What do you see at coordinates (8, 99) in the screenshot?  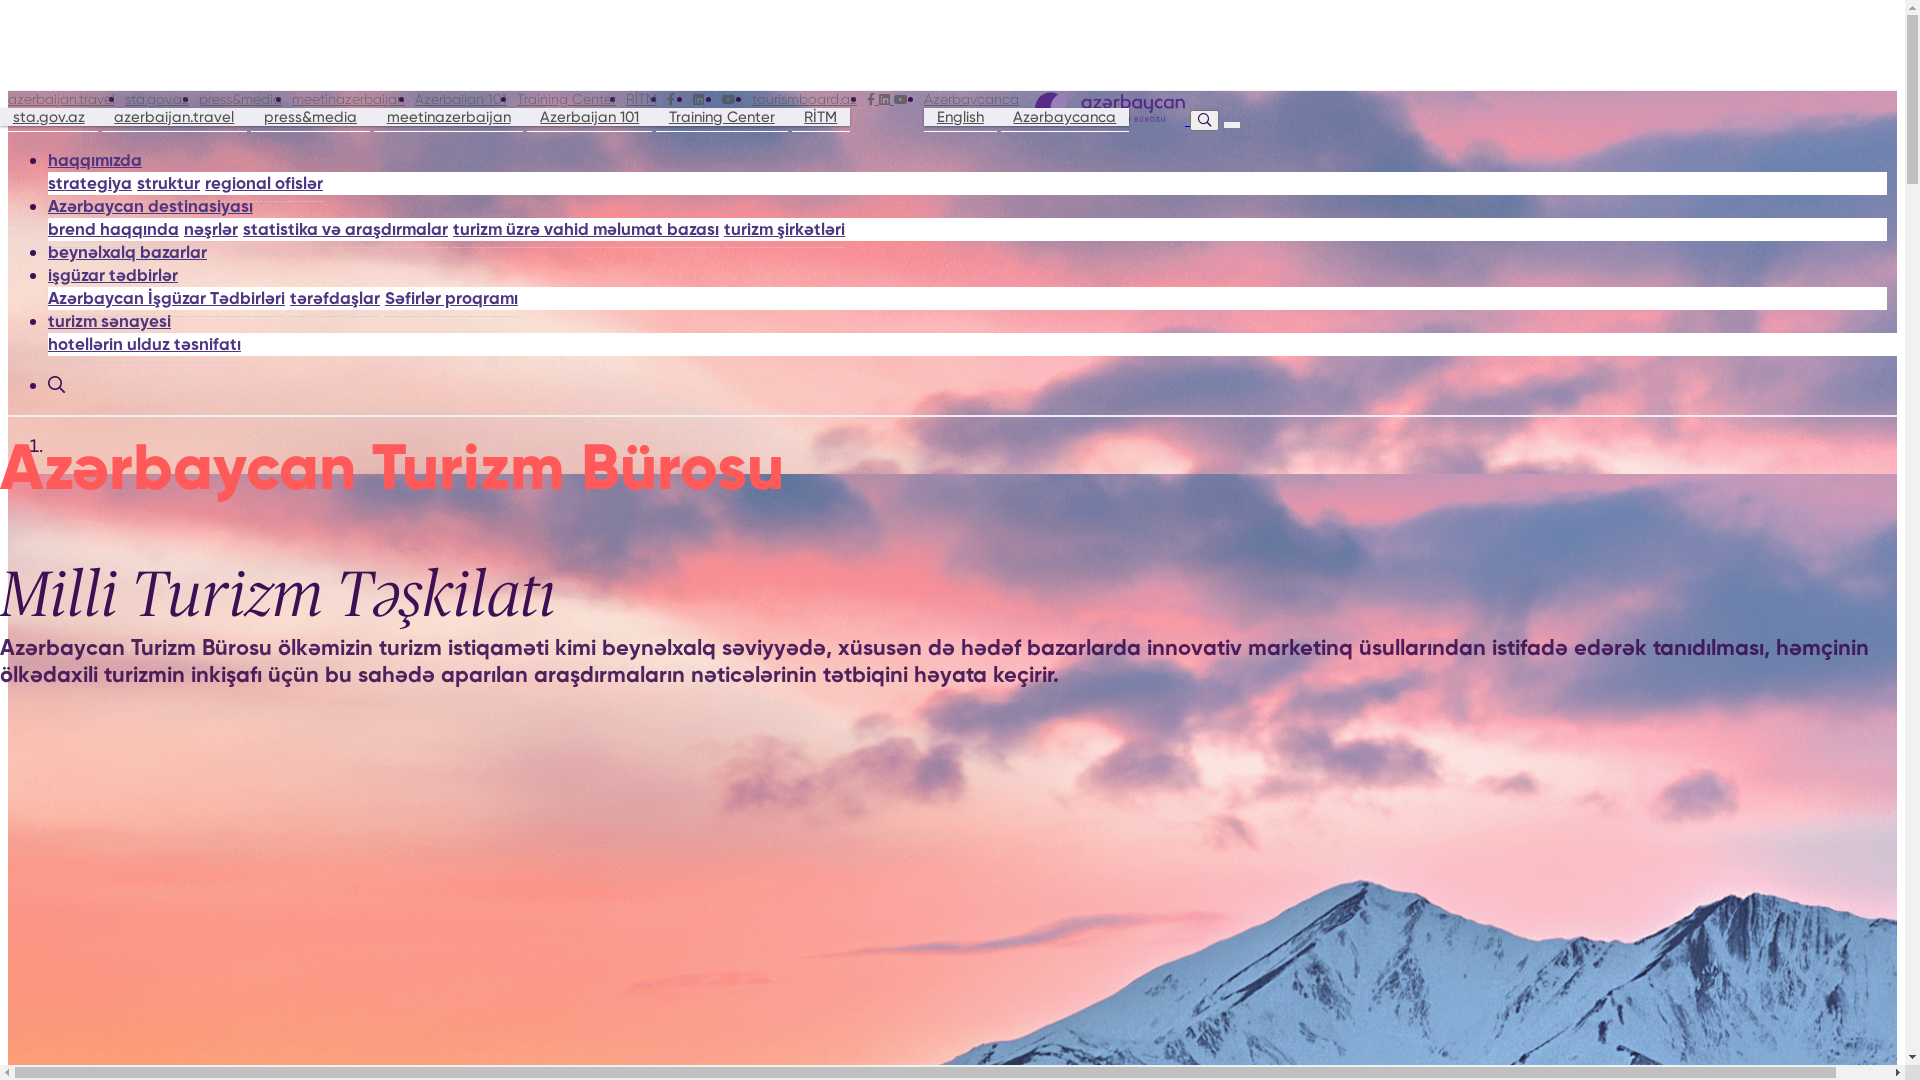 I see `'azerbaijan.travel'` at bounding box center [8, 99].